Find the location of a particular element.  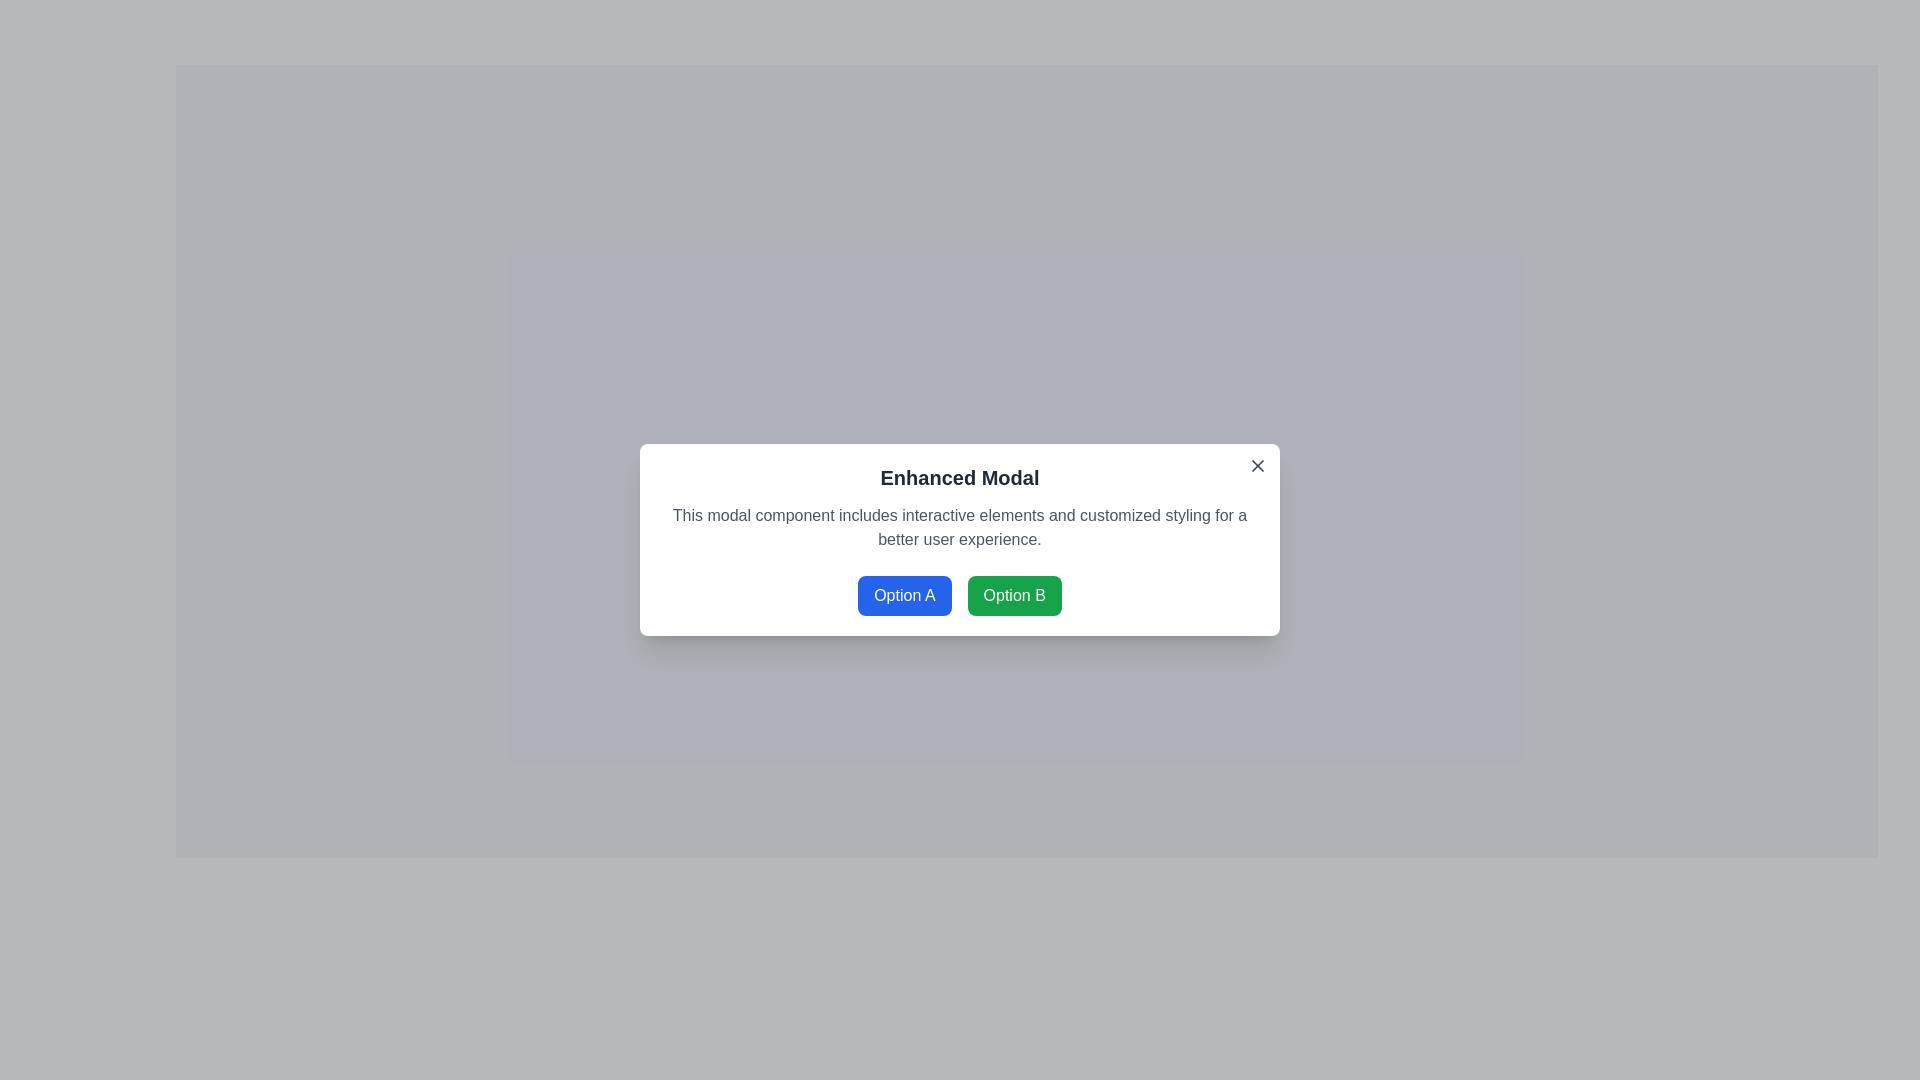

the green button labeled 'Option B' located at the bottom of the modal dialog is located at coordinates (1014, 595).